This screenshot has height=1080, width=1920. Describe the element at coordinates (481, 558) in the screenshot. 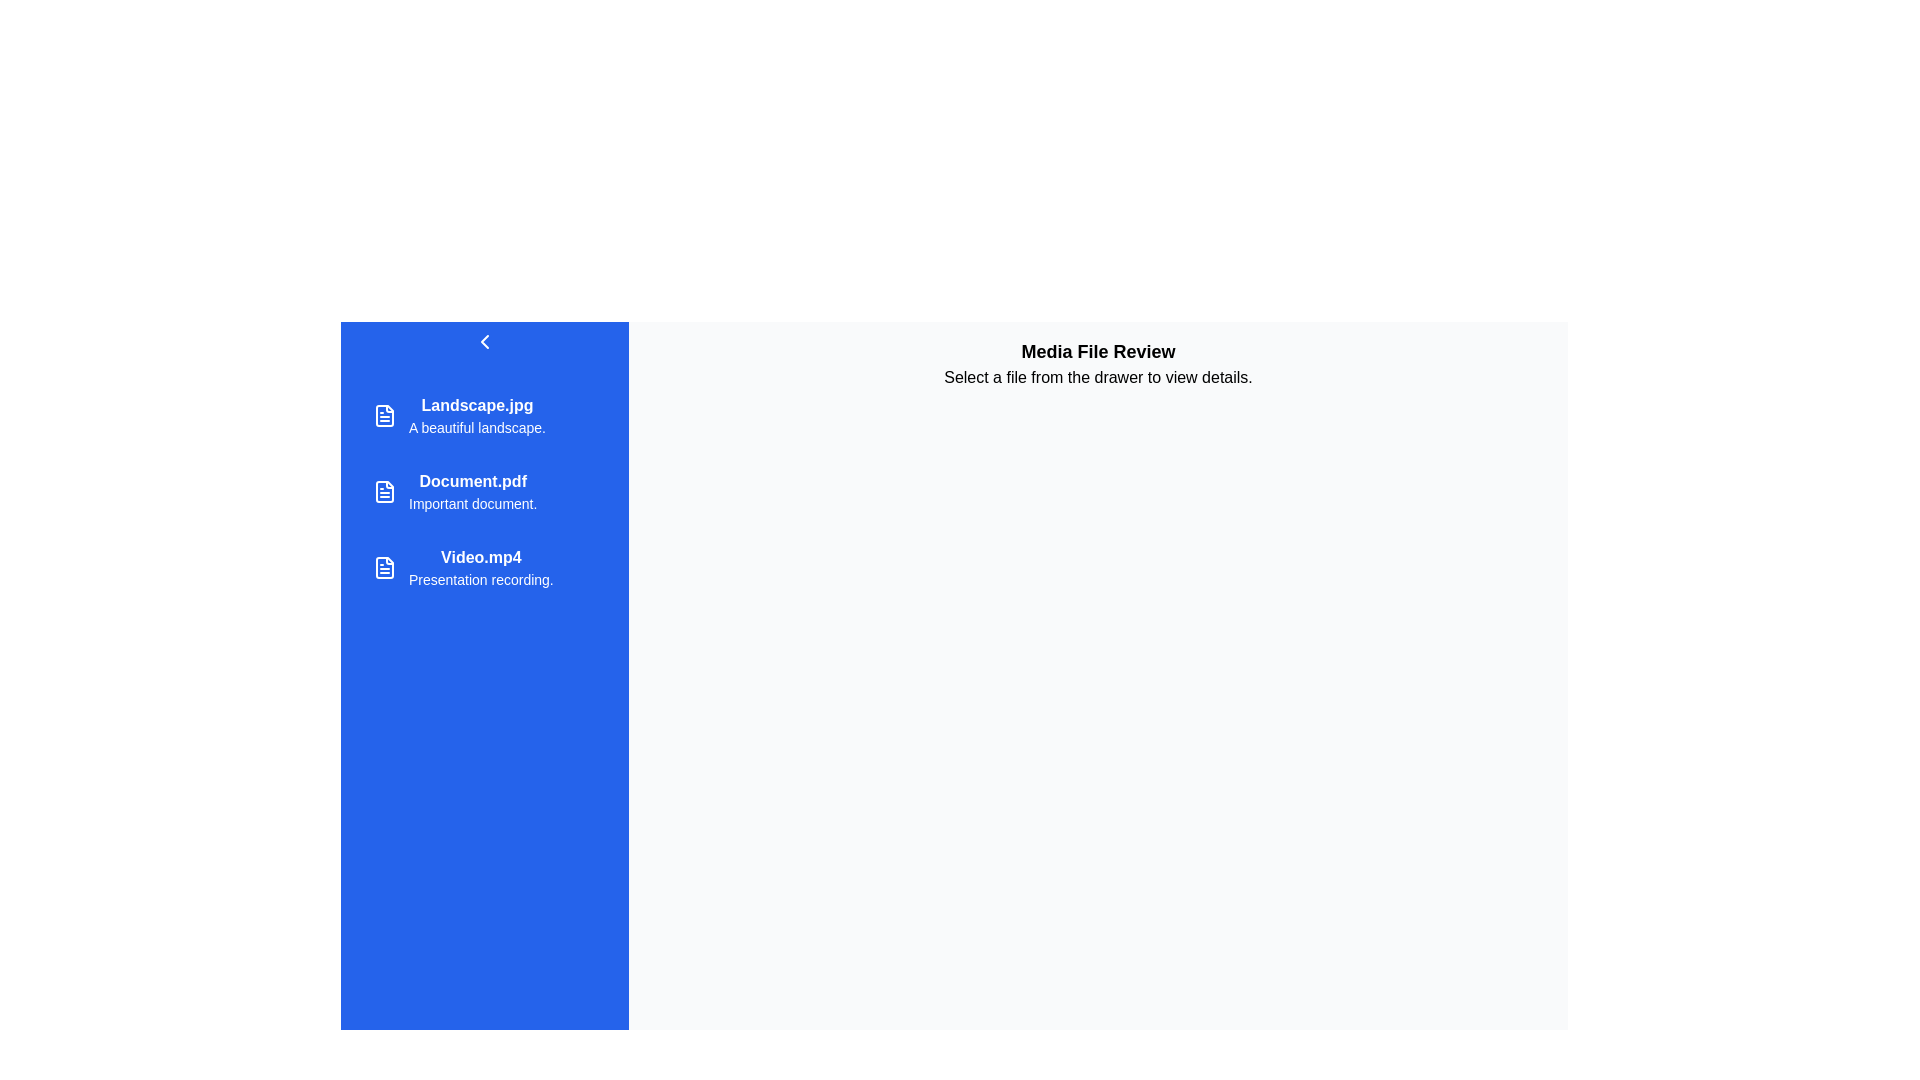

I see `the Text label that serves as the title of a file, positioned above 'Presentation recording' in the left sidebar` at that location.